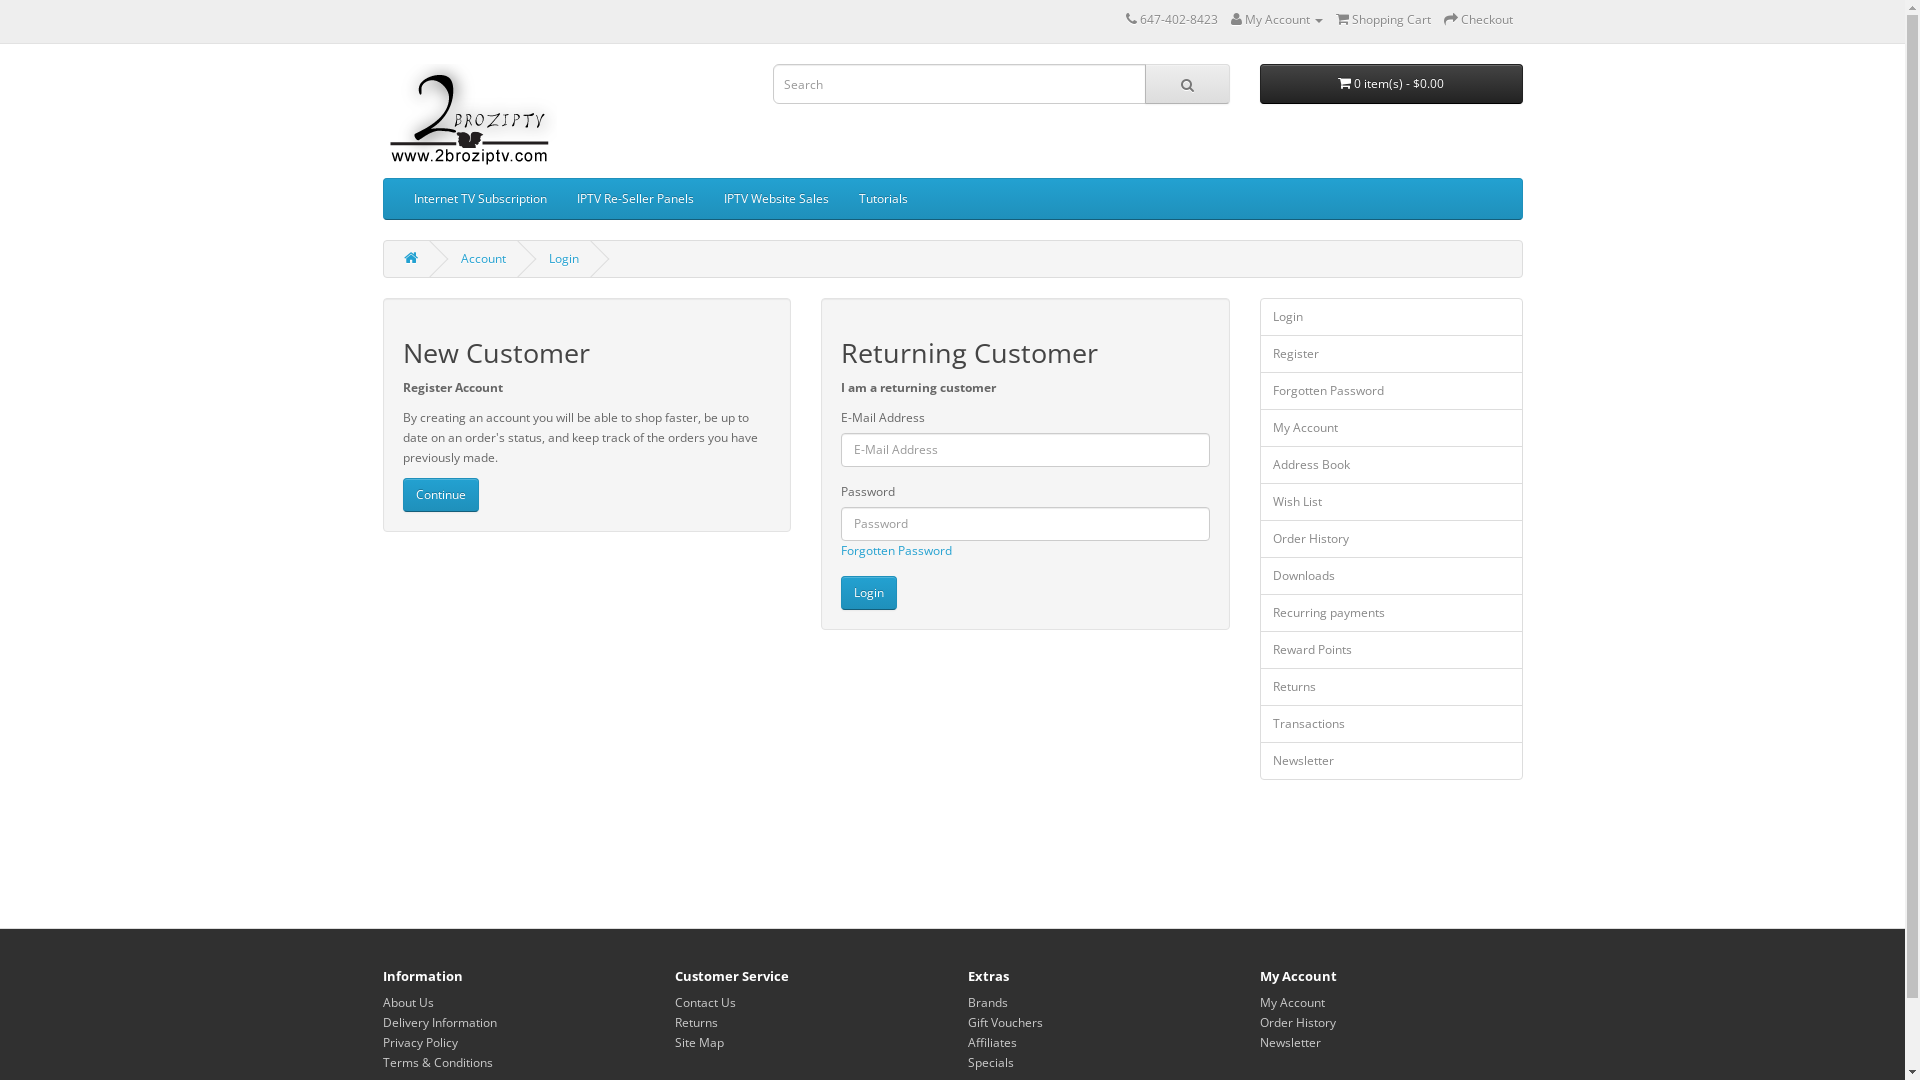  I want to click on 'Register', so click(1390, 353).